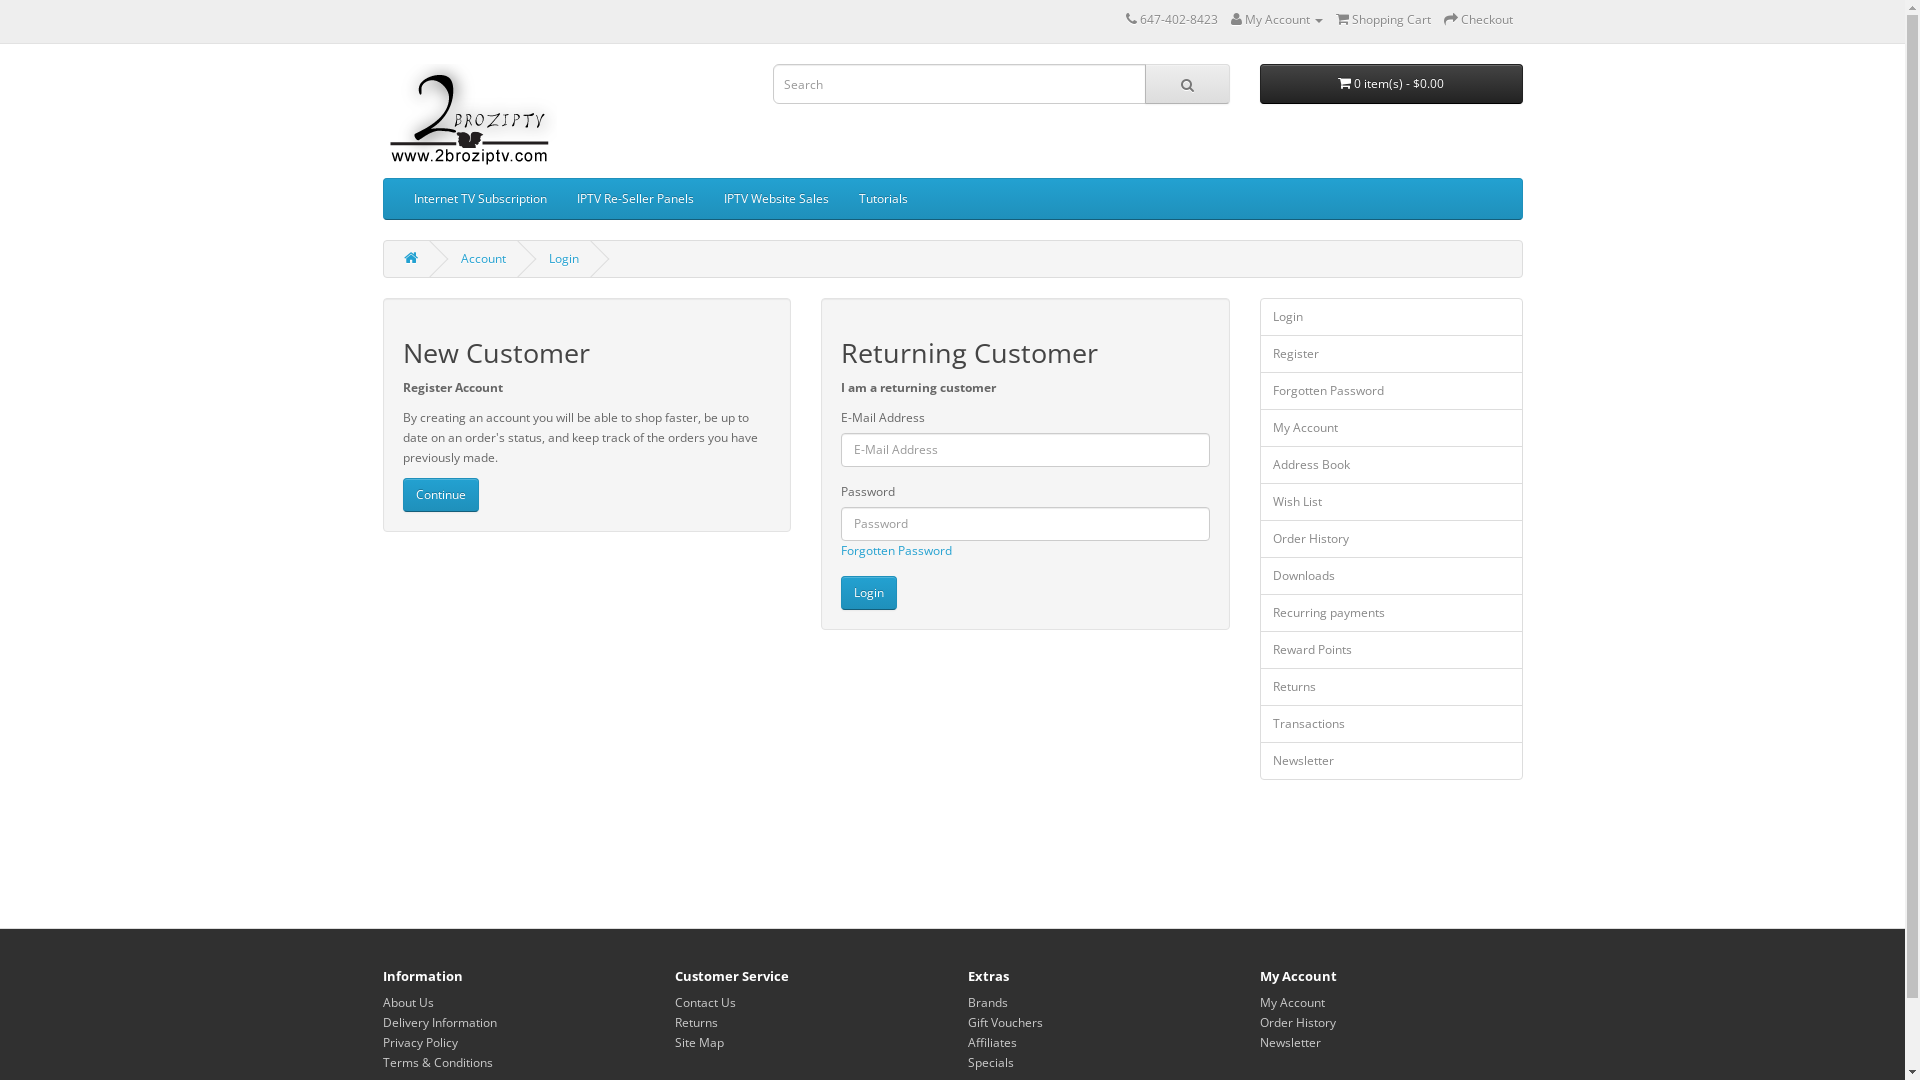  I want to click on 'Register', so click(1390, 353).